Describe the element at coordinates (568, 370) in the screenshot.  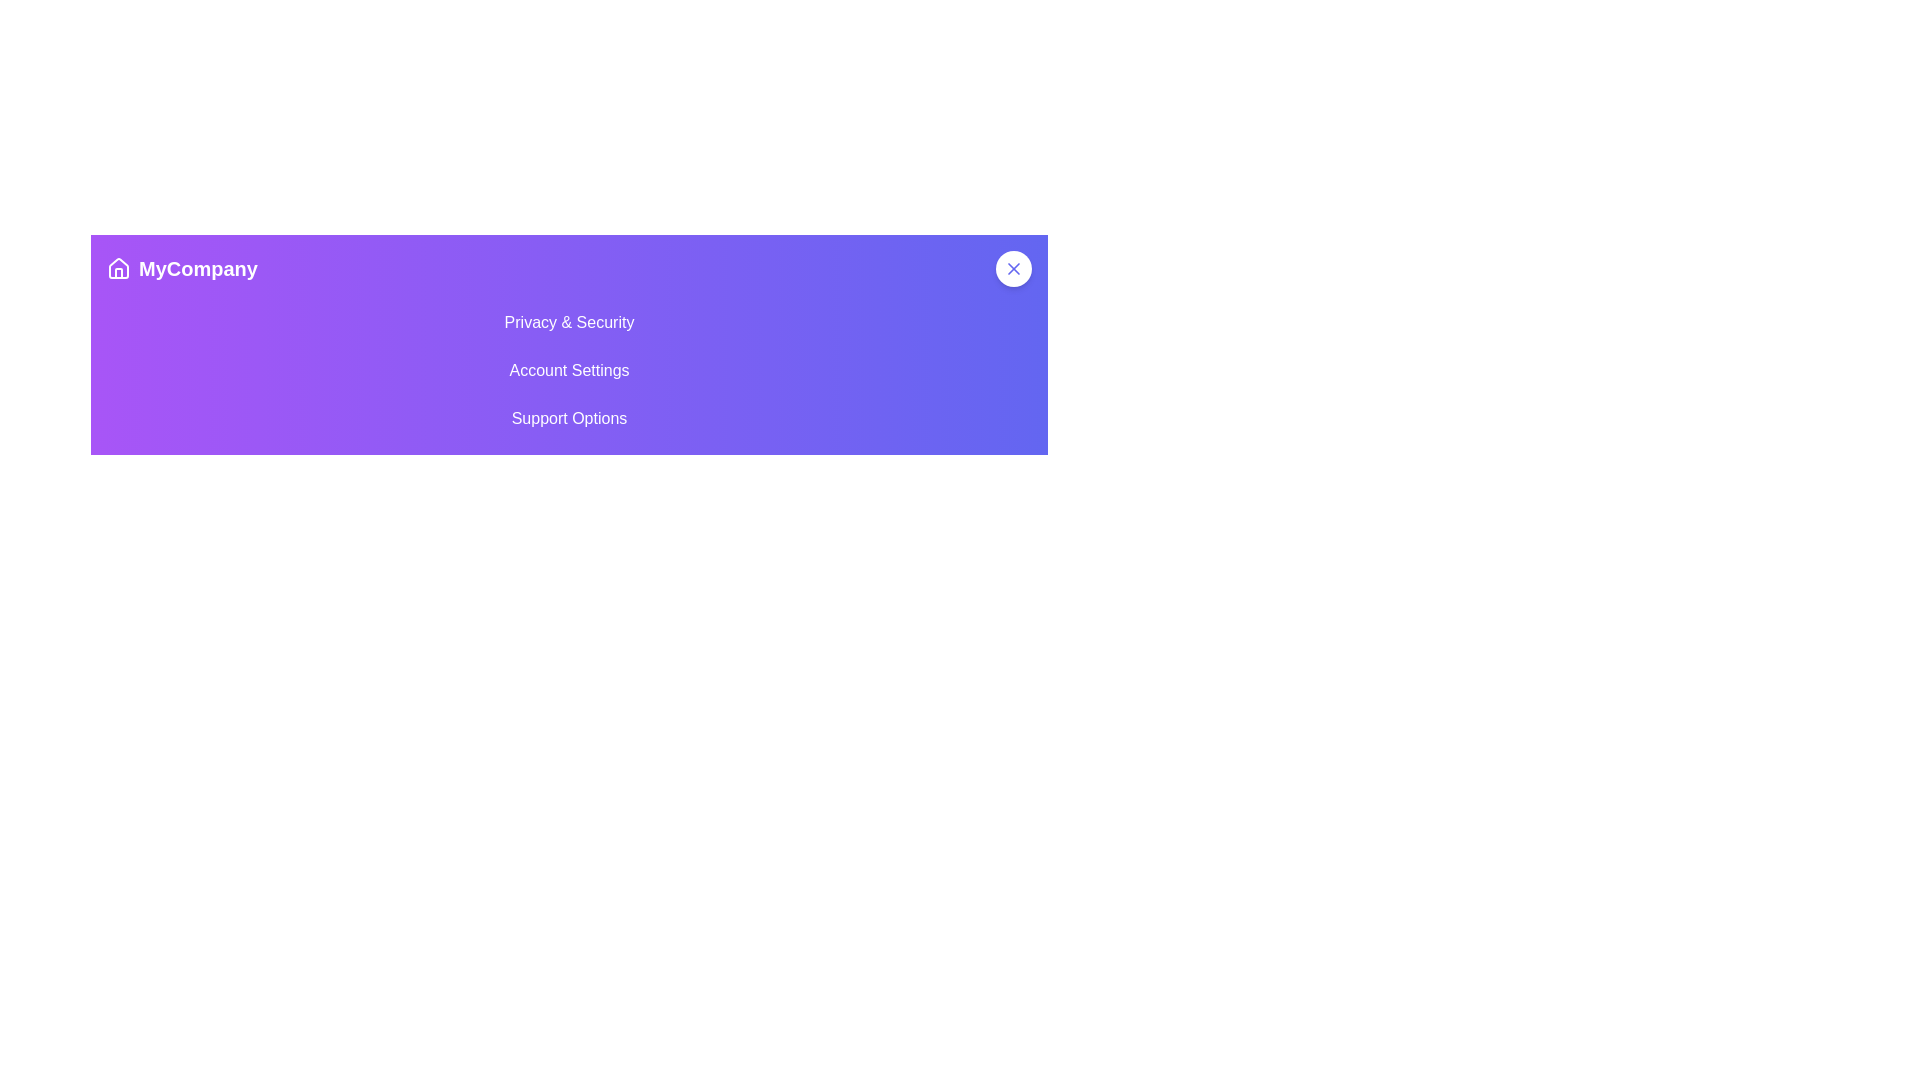
I see `the vertical text list element that contains 'Privacy & Security', 'Account Settings', and 'Support Options'` at that location.